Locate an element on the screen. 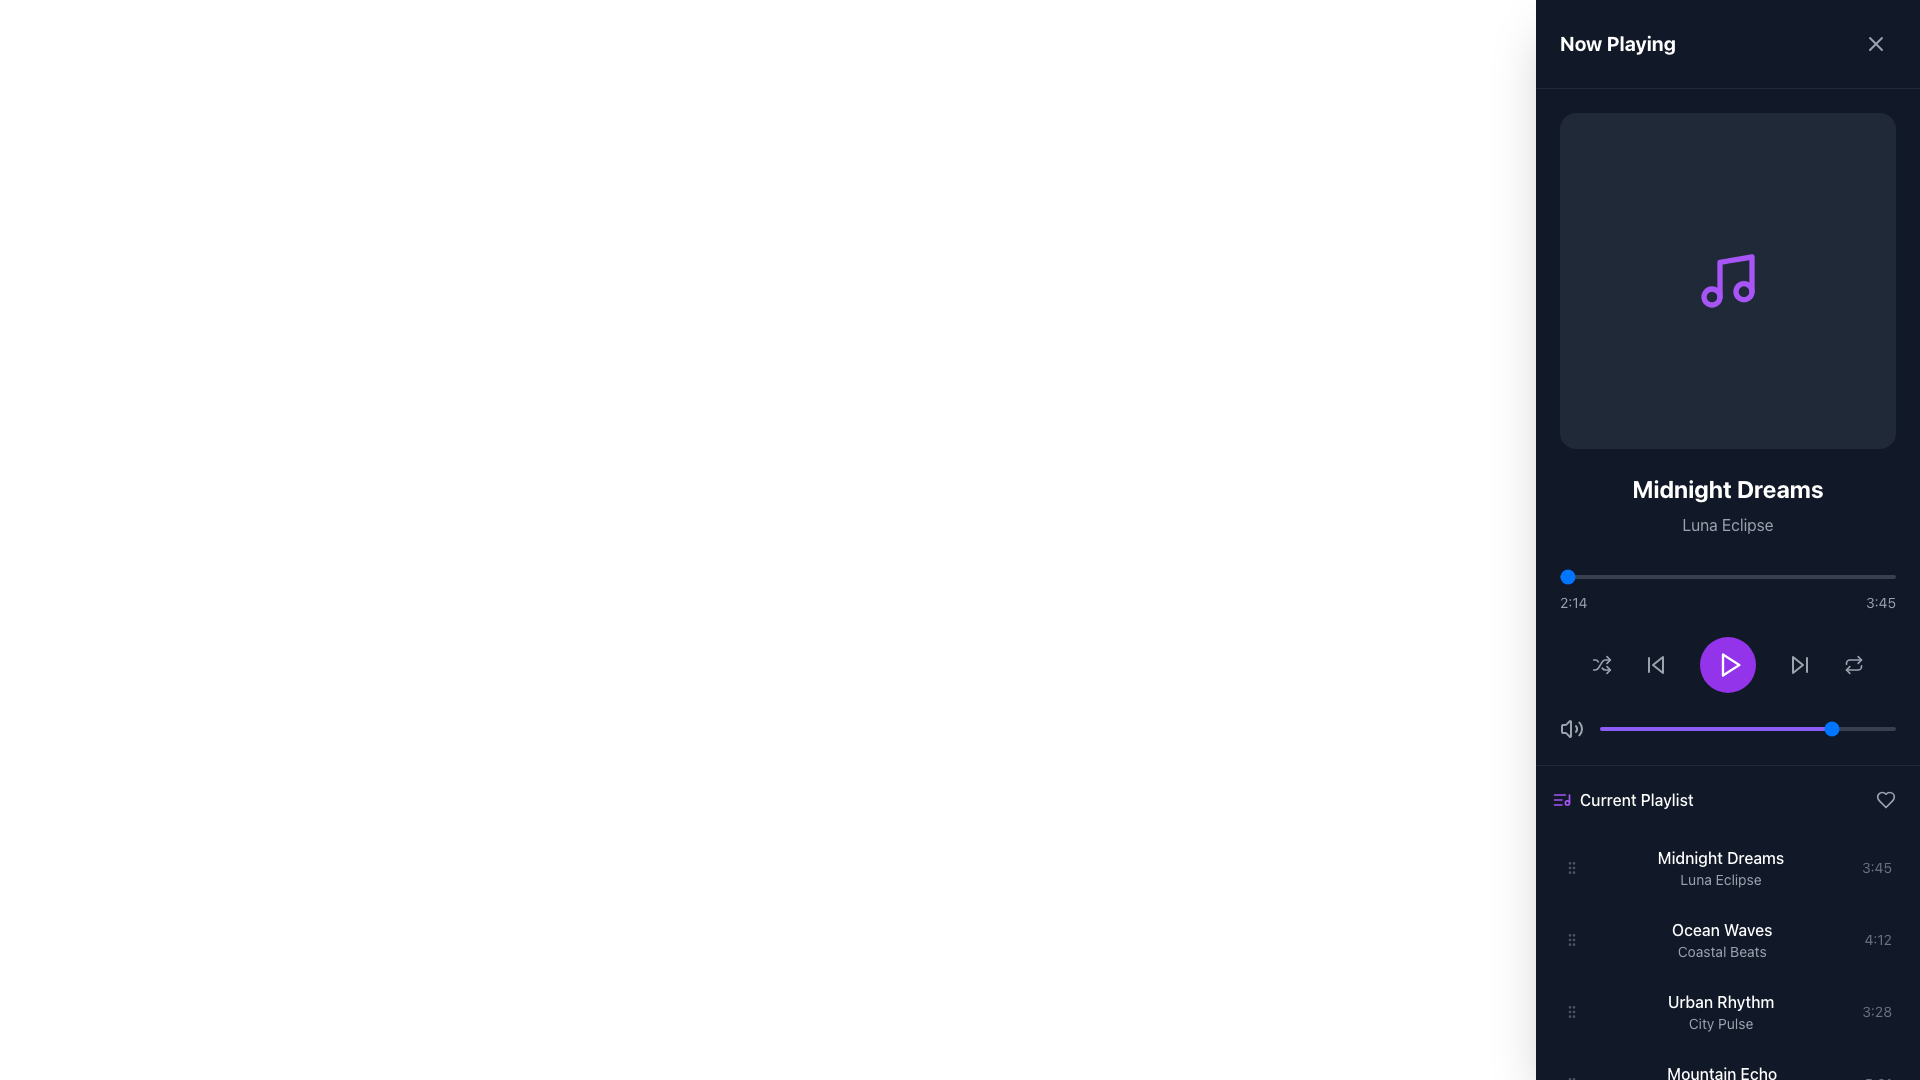 The image size is (1920, 1080). the play button located in the center of the row of control buttons beneath the progress bar of the audio player is located at coordinates (1727, 664).